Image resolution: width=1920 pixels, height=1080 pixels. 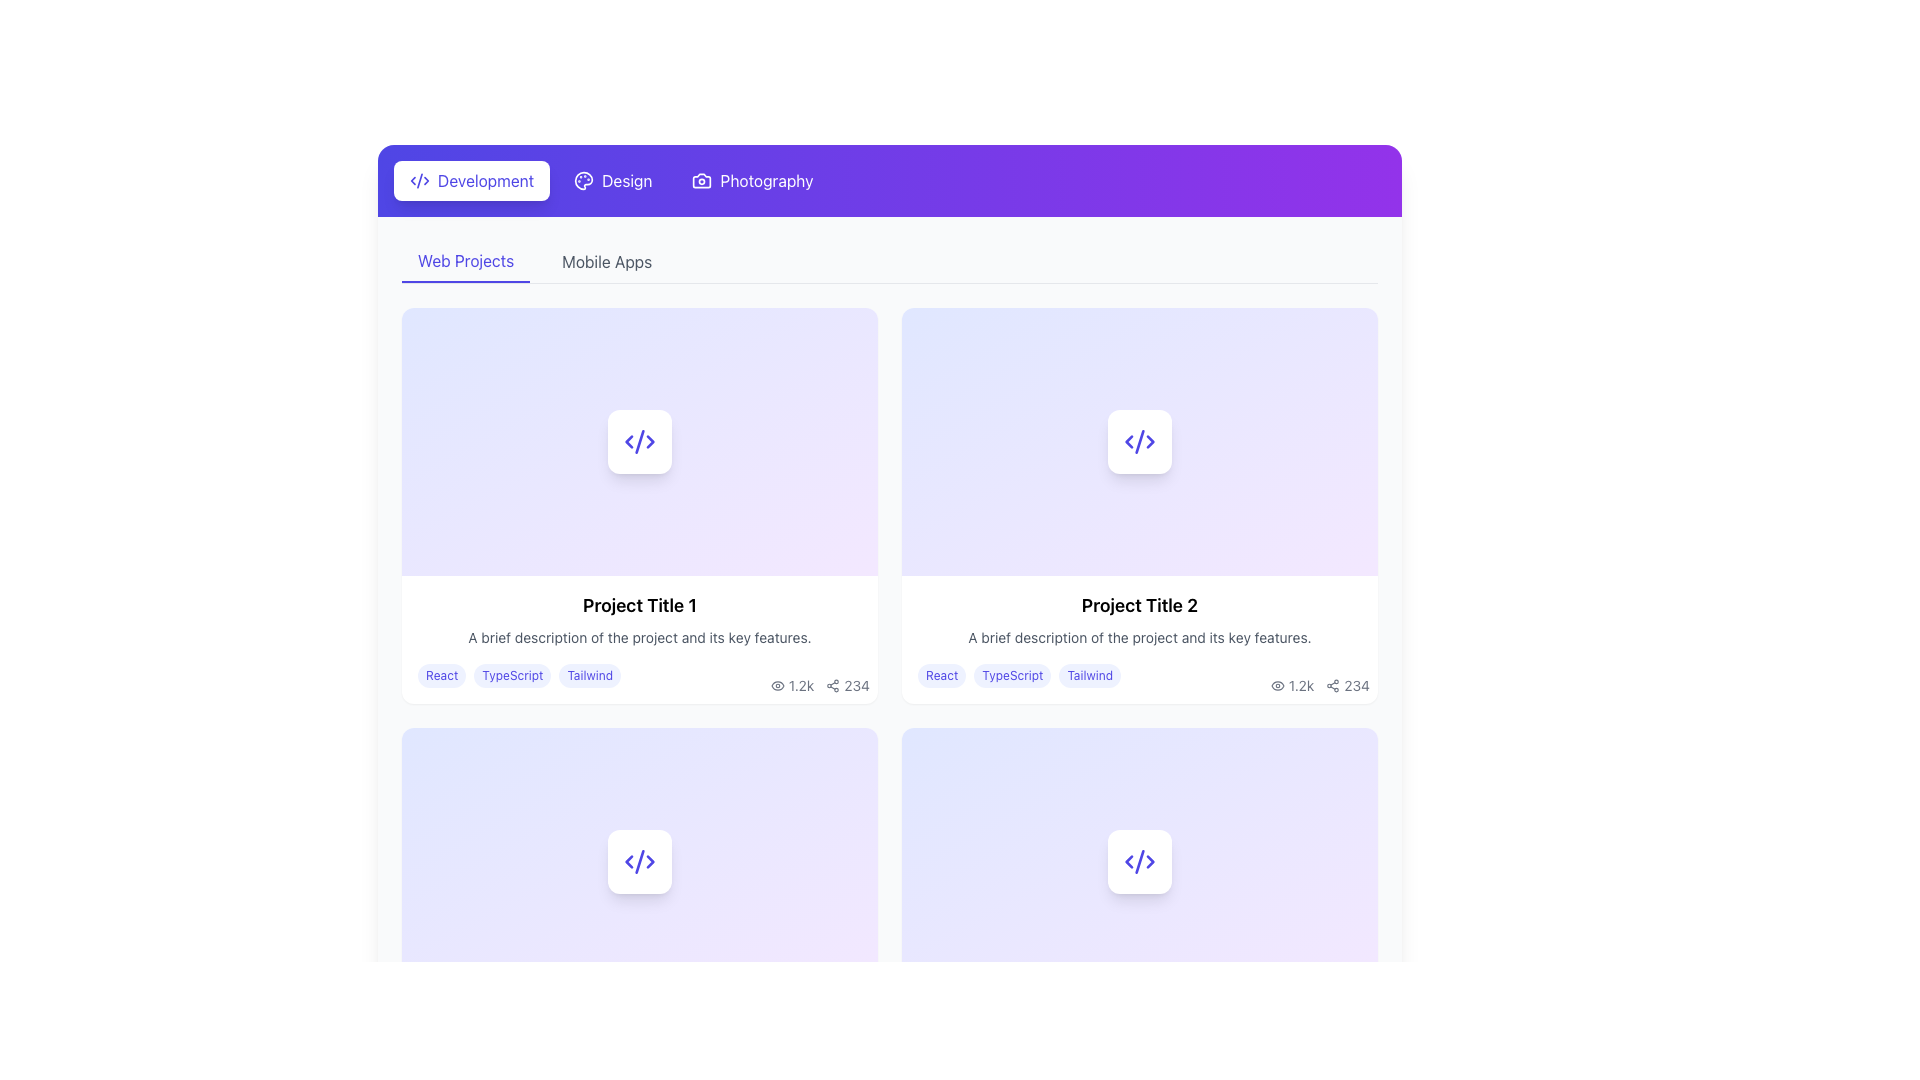 What do you see at coordinates (1272, 751) in the screenshot?
I see `the first button in the bottom-right section of the second card in the grid layout` at bounding box center [1272, 751].